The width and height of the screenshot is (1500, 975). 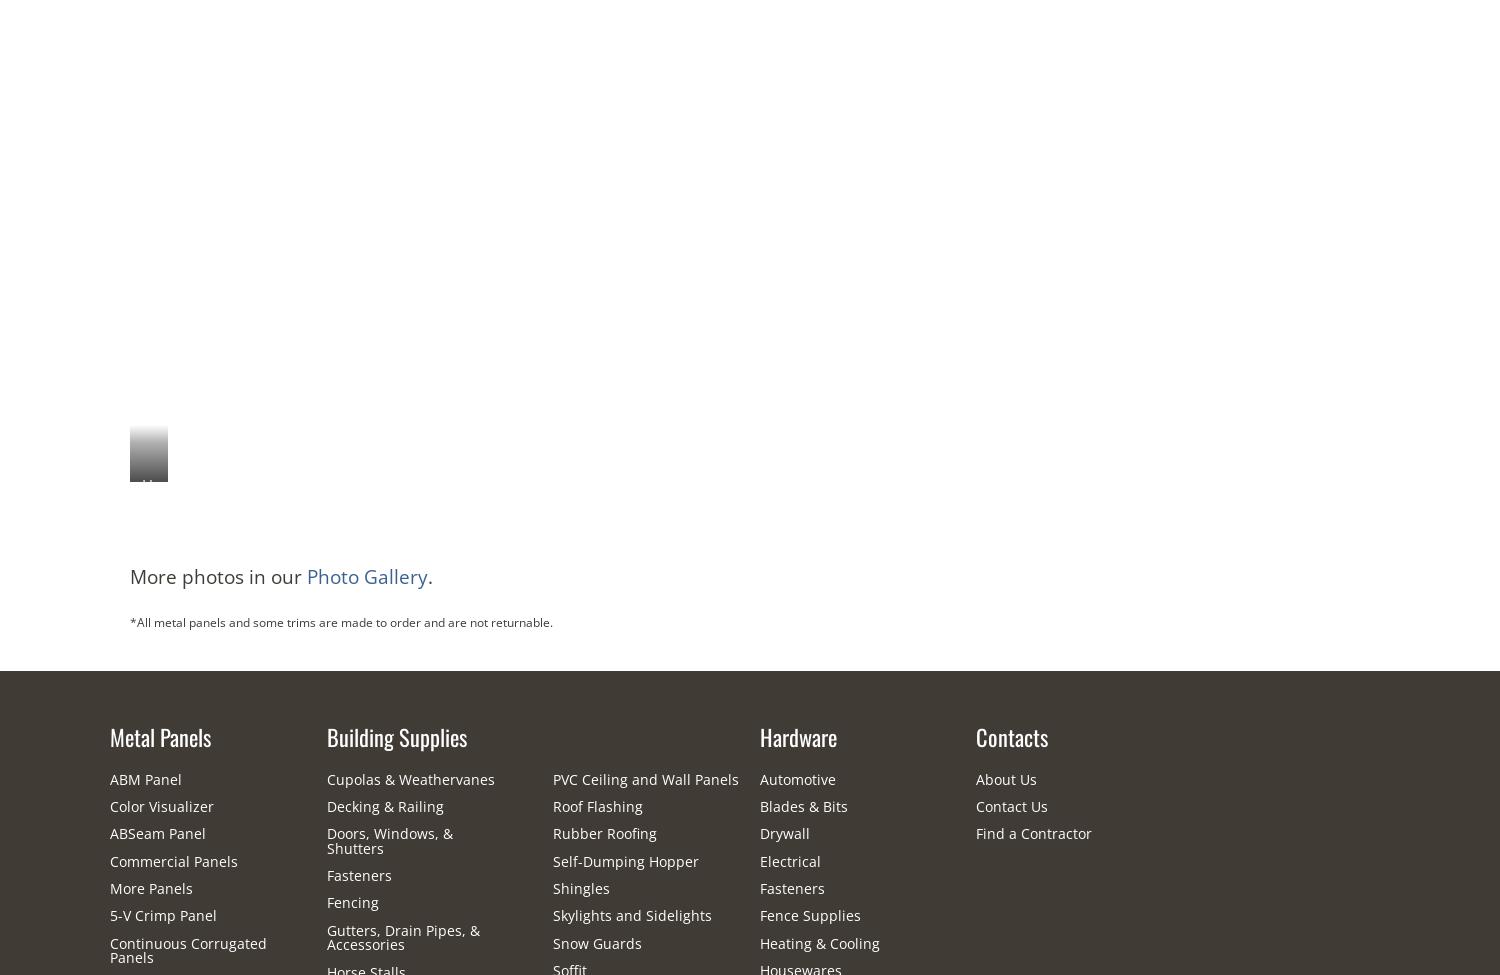 What do you see at coordinates (430, 574) in the screenshot?
I see `'.'` at bounding box center [430, 574].